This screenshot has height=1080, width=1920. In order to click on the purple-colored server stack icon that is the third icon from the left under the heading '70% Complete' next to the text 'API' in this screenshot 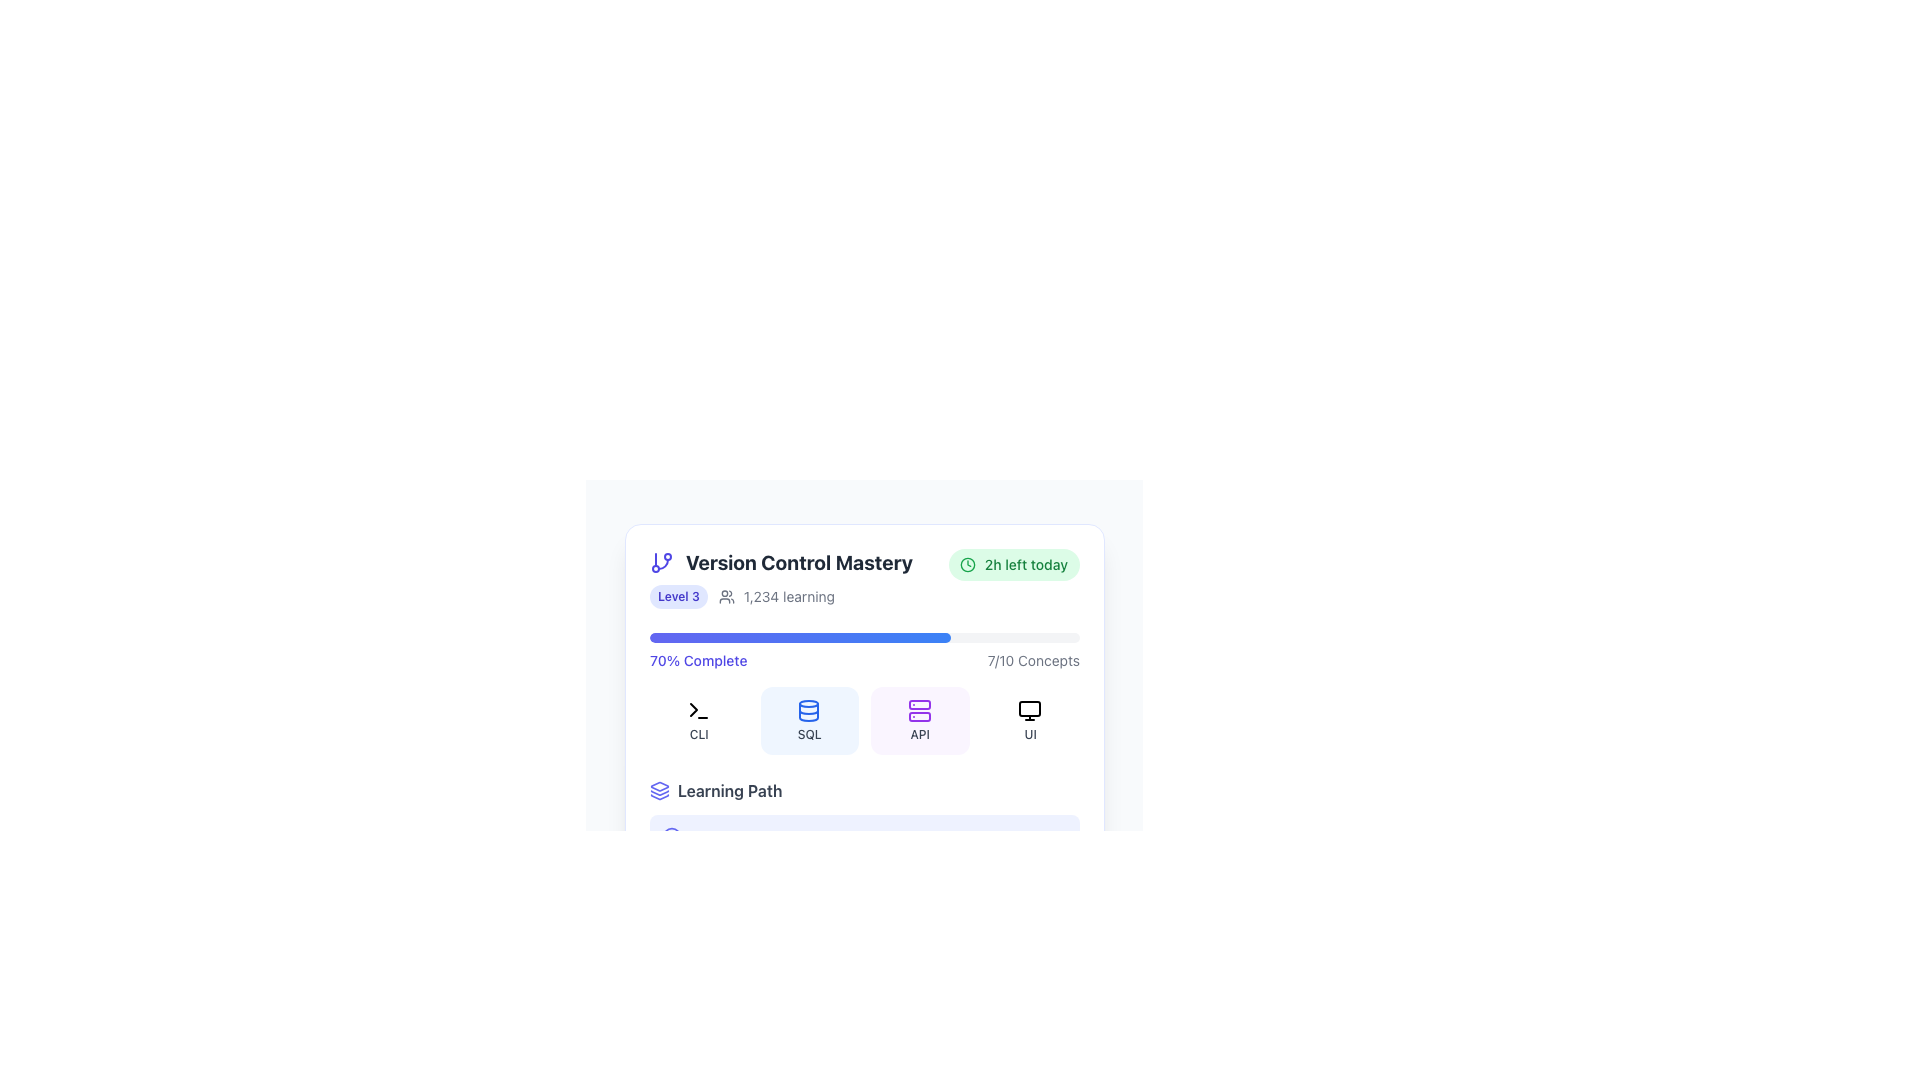, I will do `click(918, 709)`.